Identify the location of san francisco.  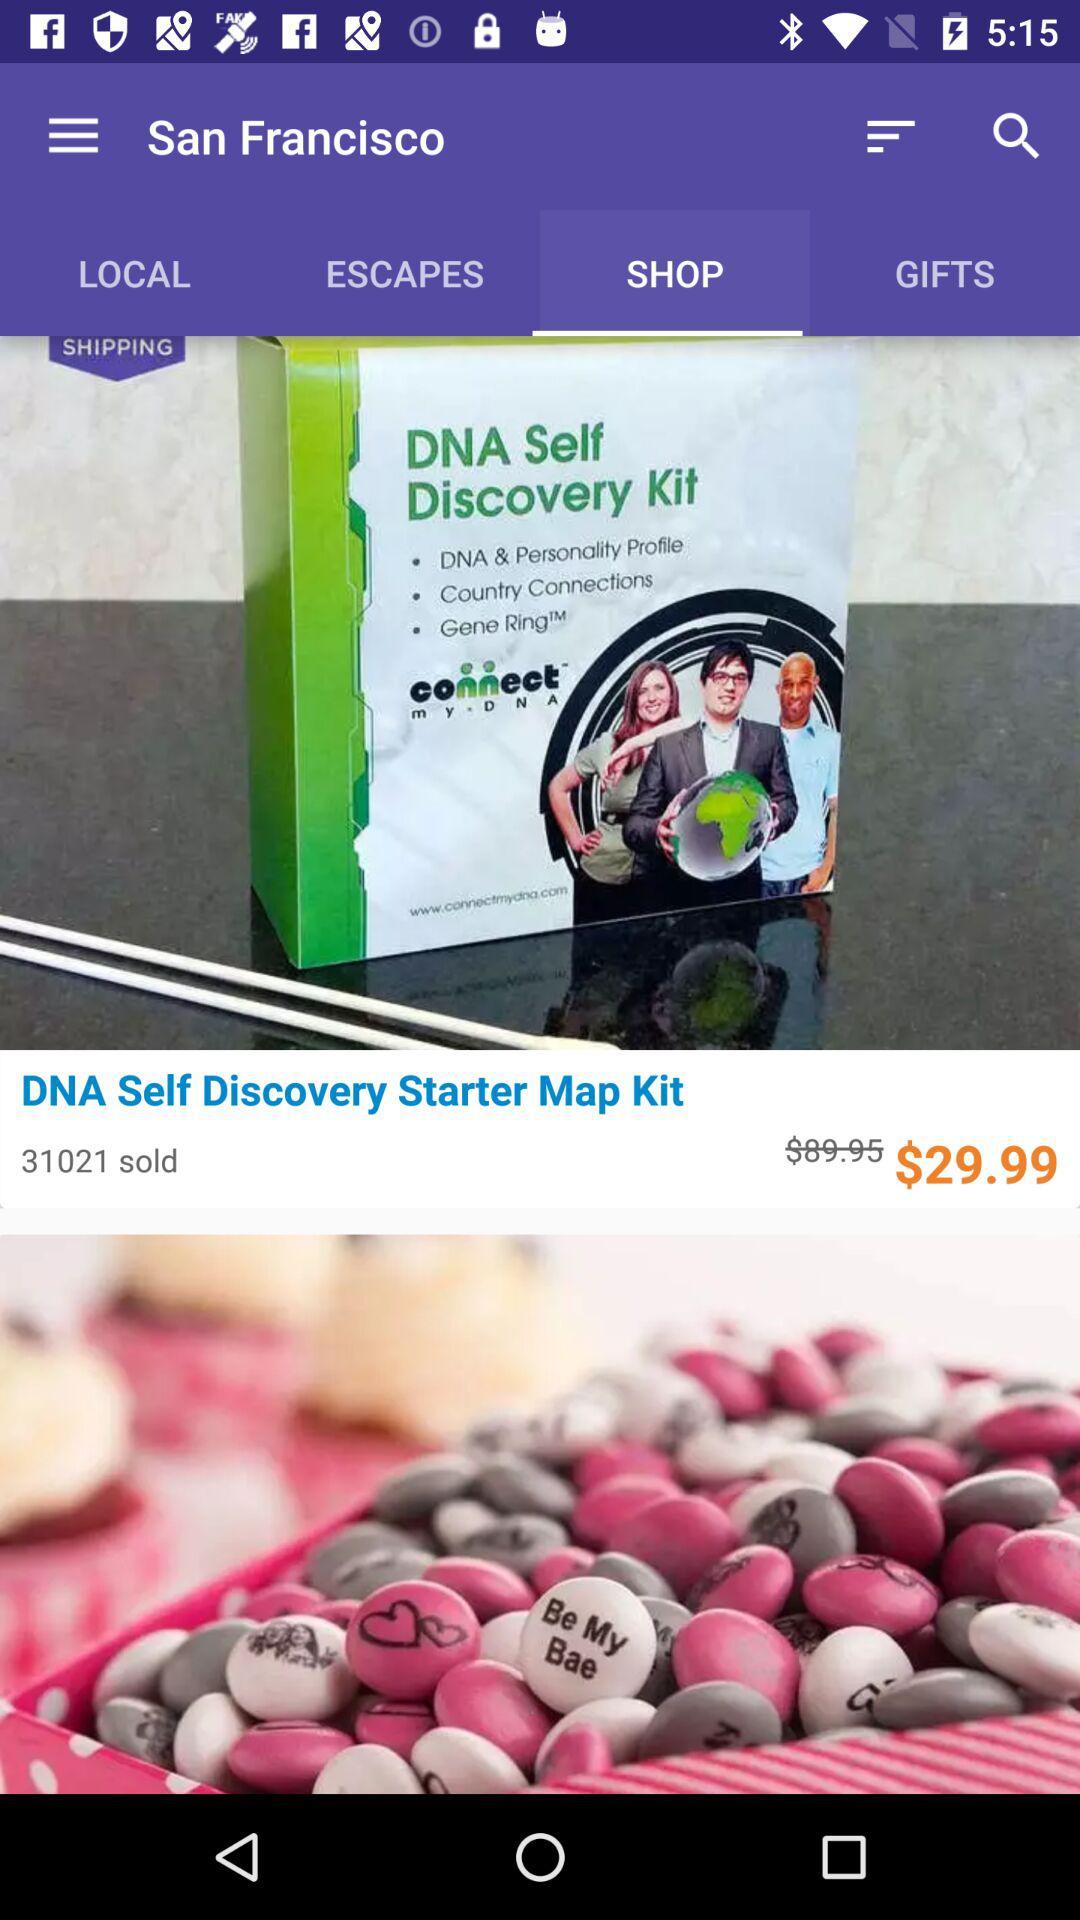
(296, 135).